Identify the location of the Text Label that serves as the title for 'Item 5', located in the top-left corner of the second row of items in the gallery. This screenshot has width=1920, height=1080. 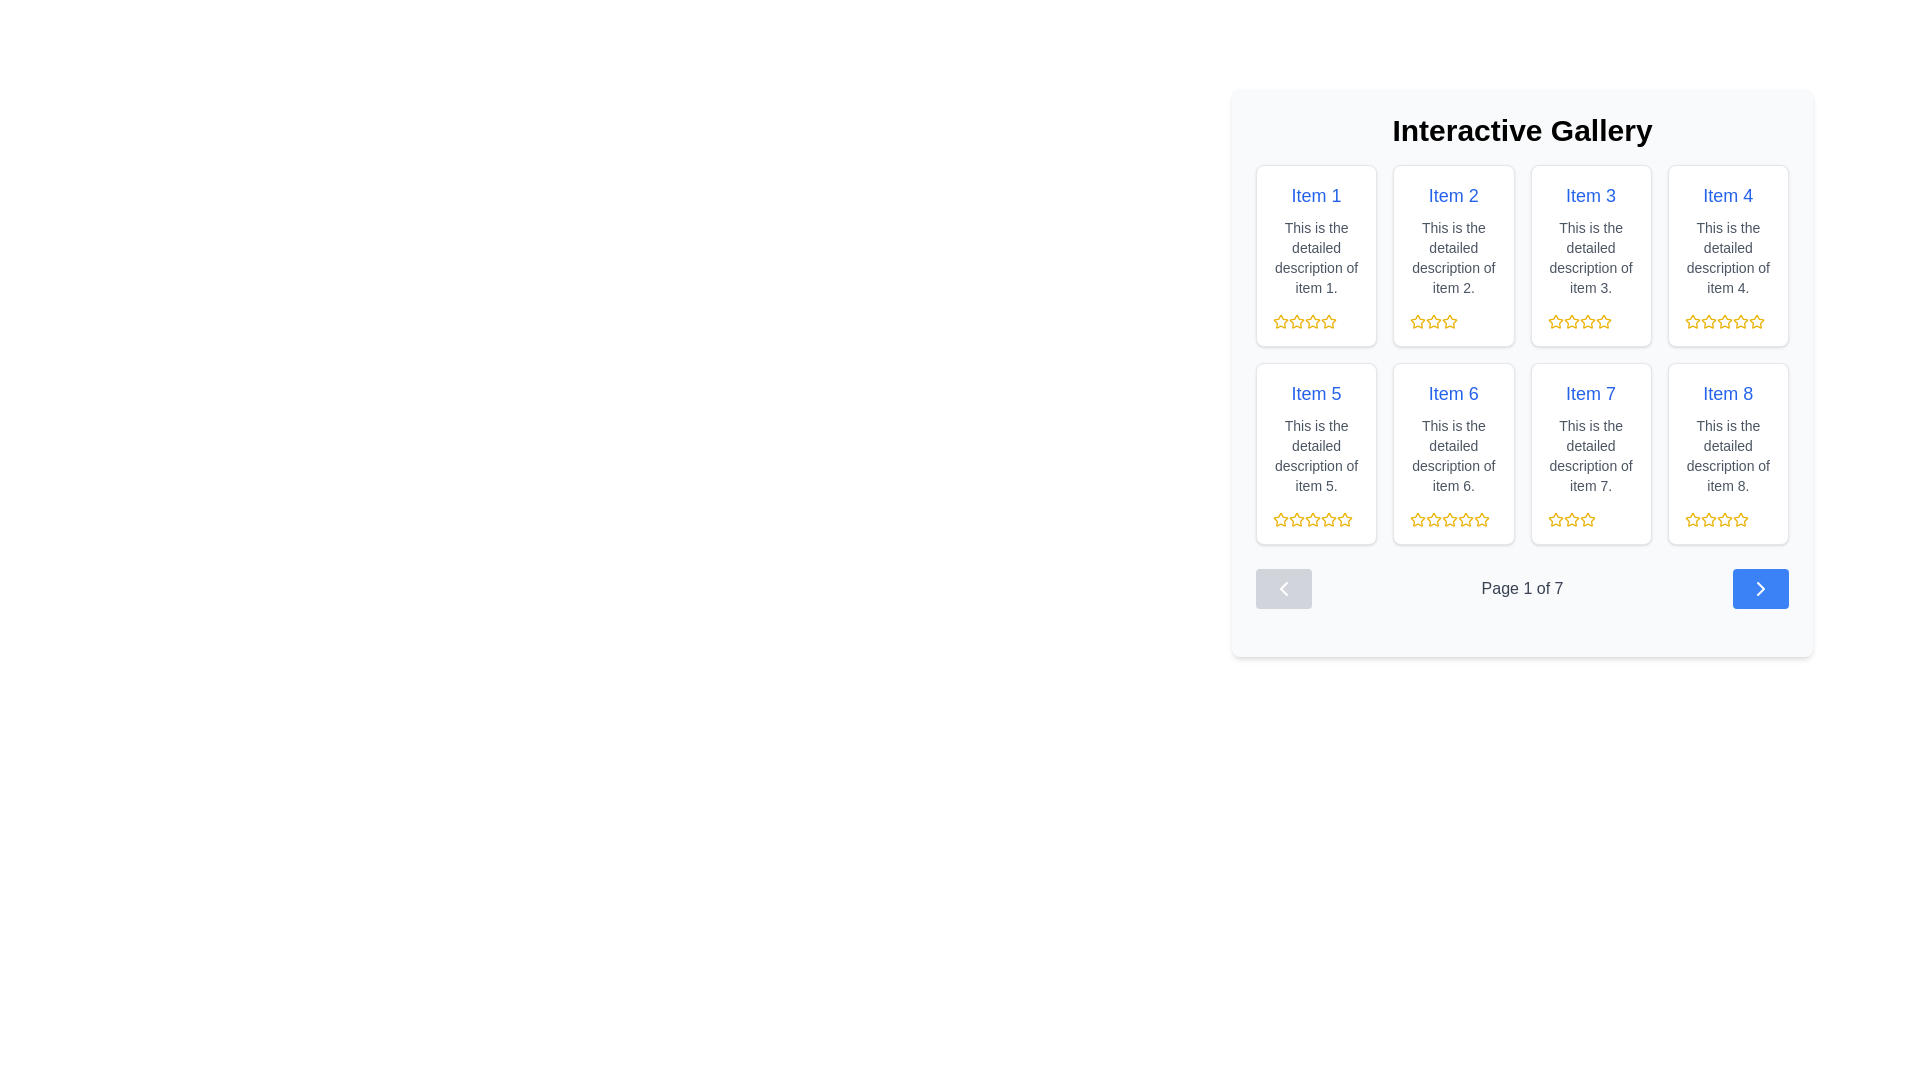
(1316, 393).